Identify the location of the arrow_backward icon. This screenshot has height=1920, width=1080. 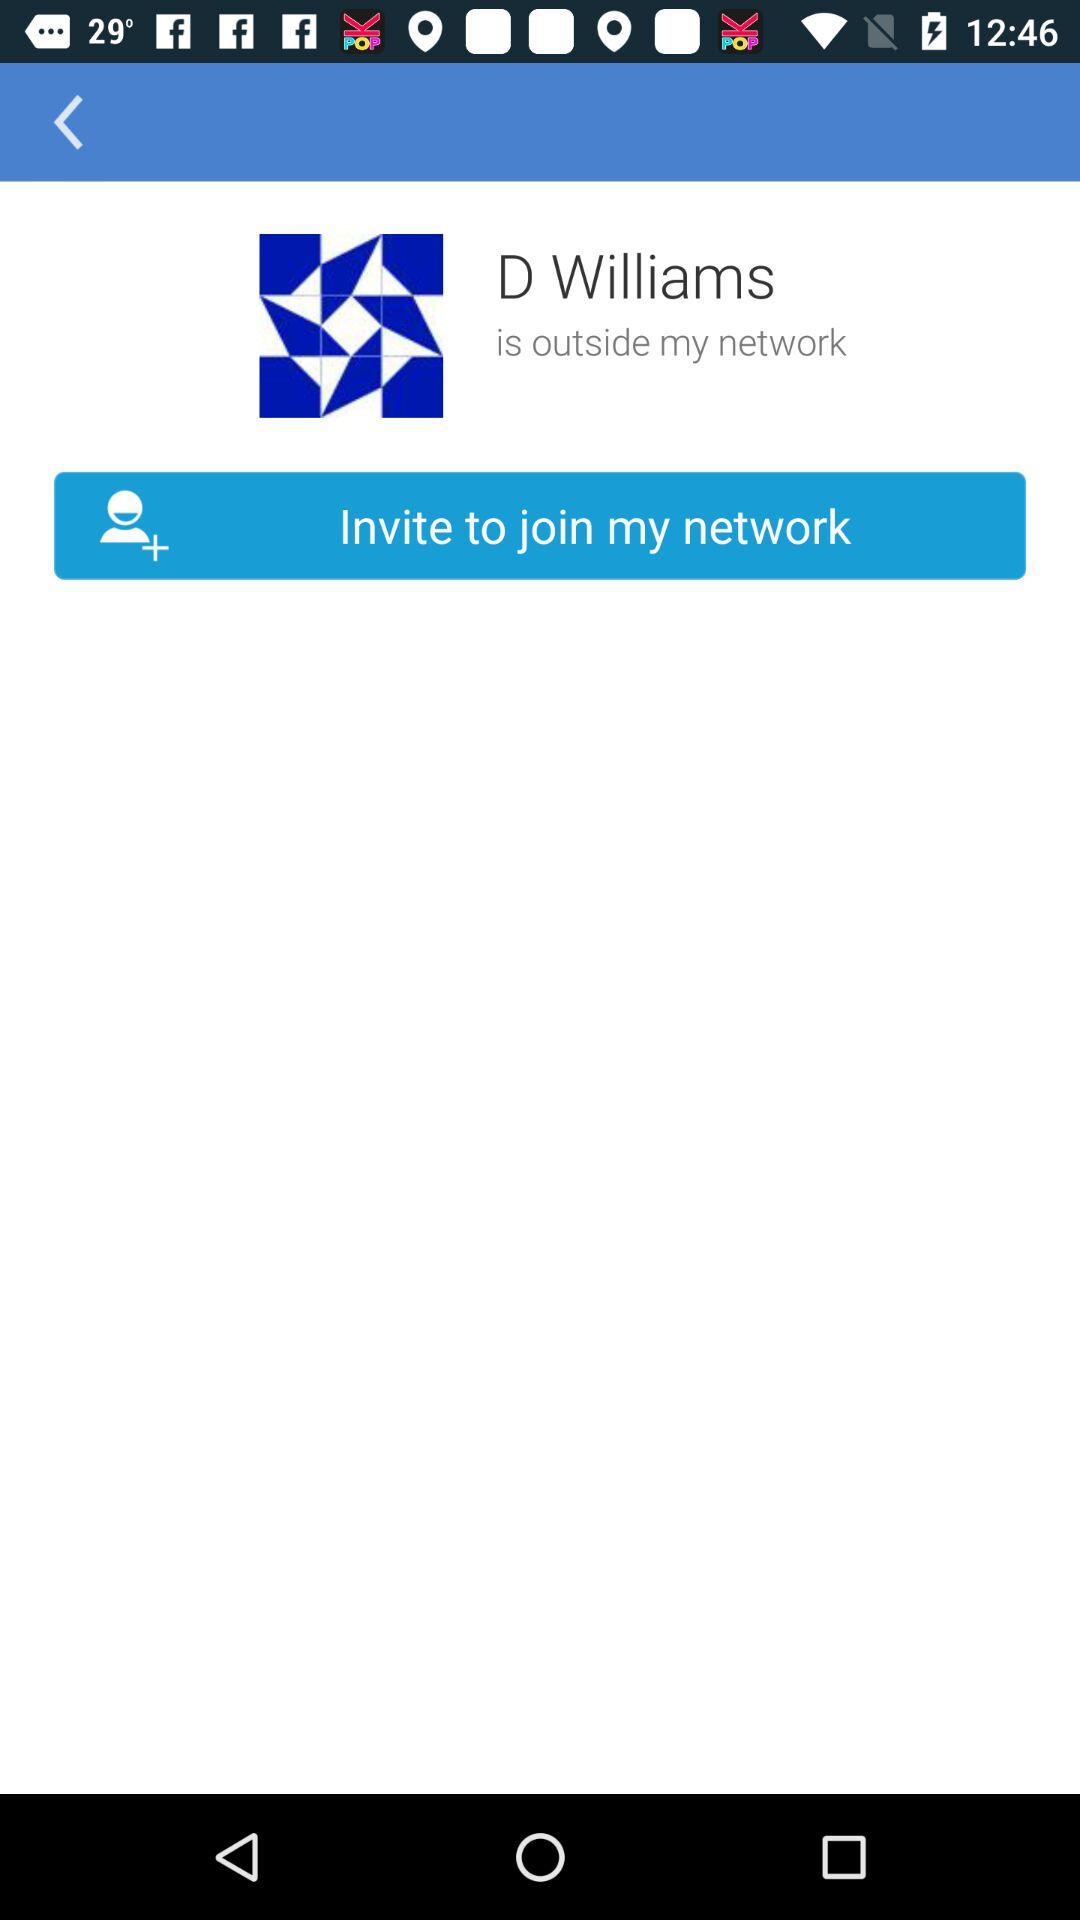
(67, 121).